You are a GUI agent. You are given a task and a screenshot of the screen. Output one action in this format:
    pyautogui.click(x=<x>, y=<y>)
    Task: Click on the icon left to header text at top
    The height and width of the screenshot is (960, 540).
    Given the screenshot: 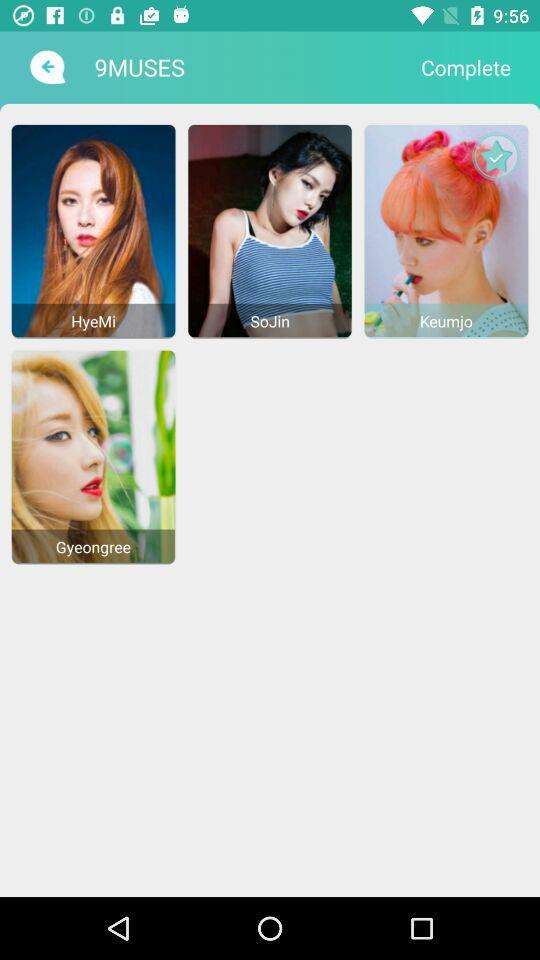 What is the action you would take?
    pyautogui.click(x=46, y=67)
    